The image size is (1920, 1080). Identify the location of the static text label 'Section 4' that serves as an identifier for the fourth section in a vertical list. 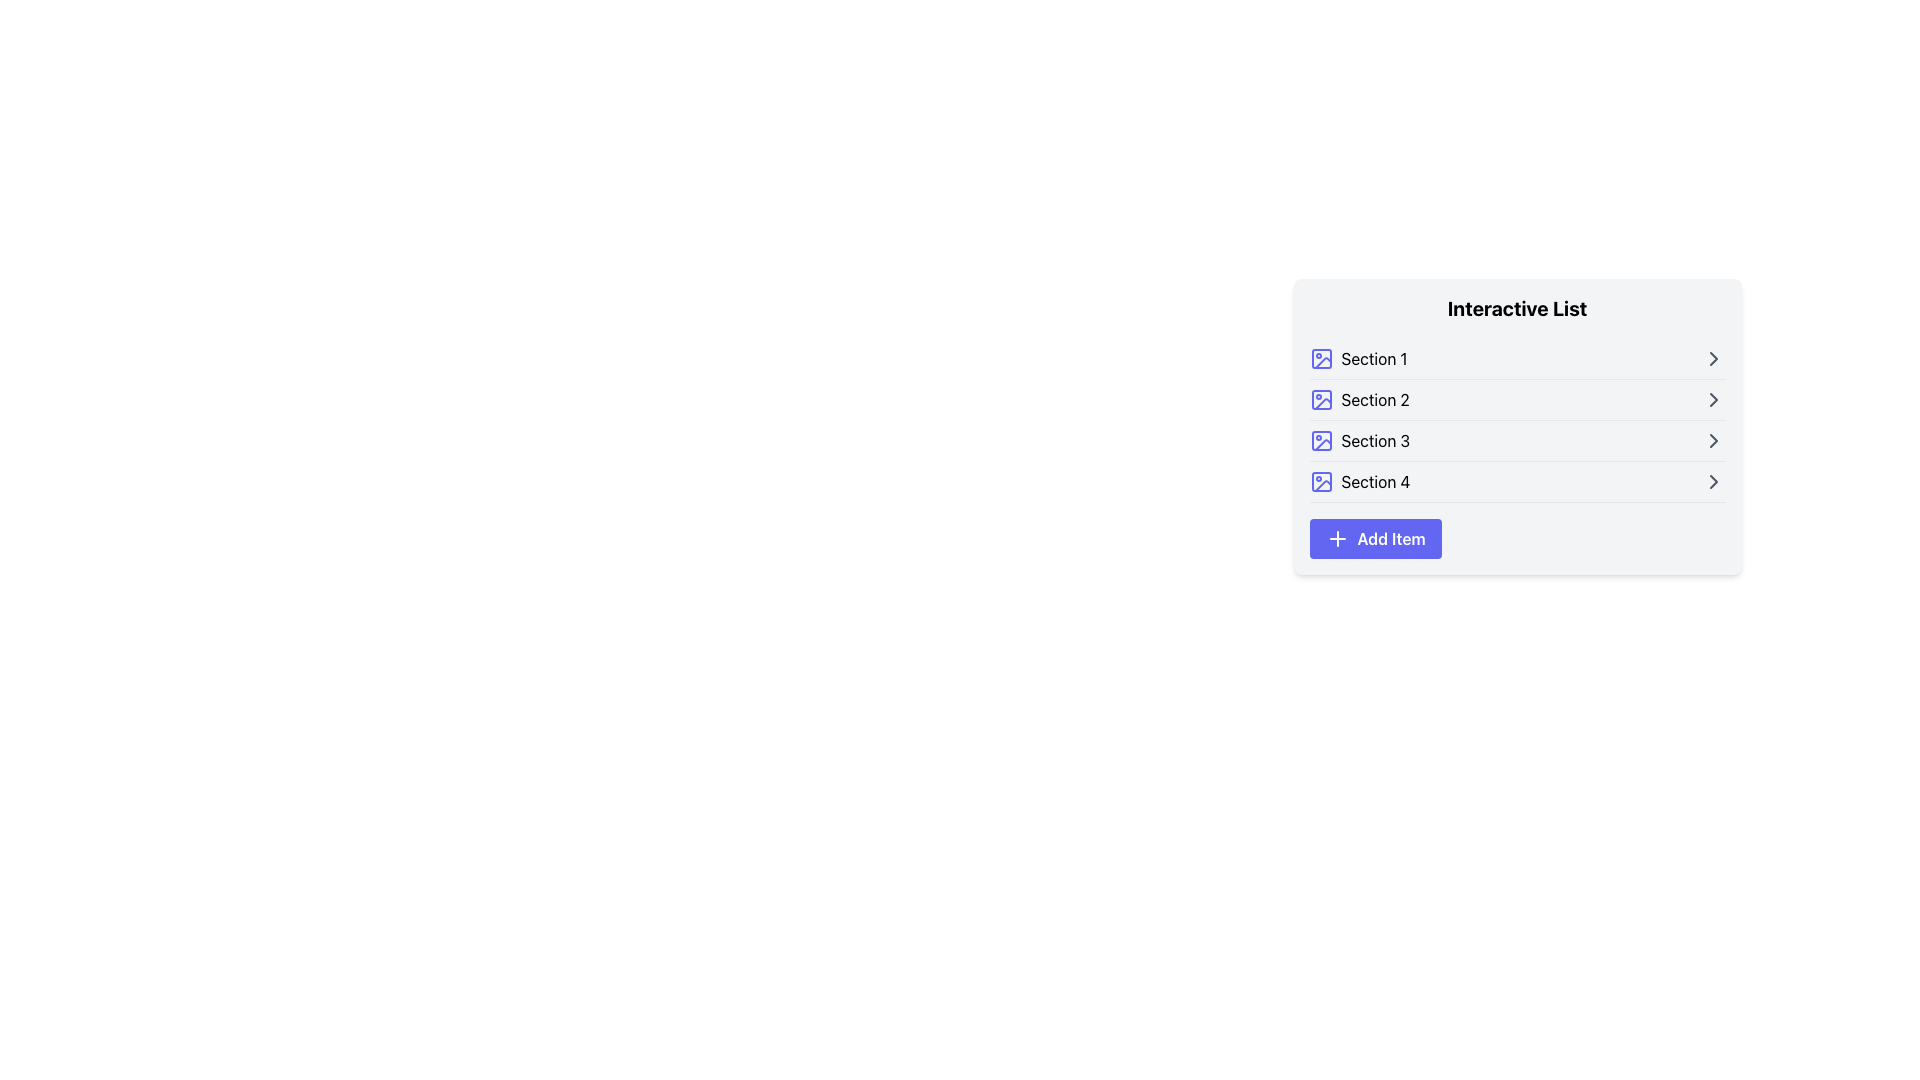
(1375, 482).